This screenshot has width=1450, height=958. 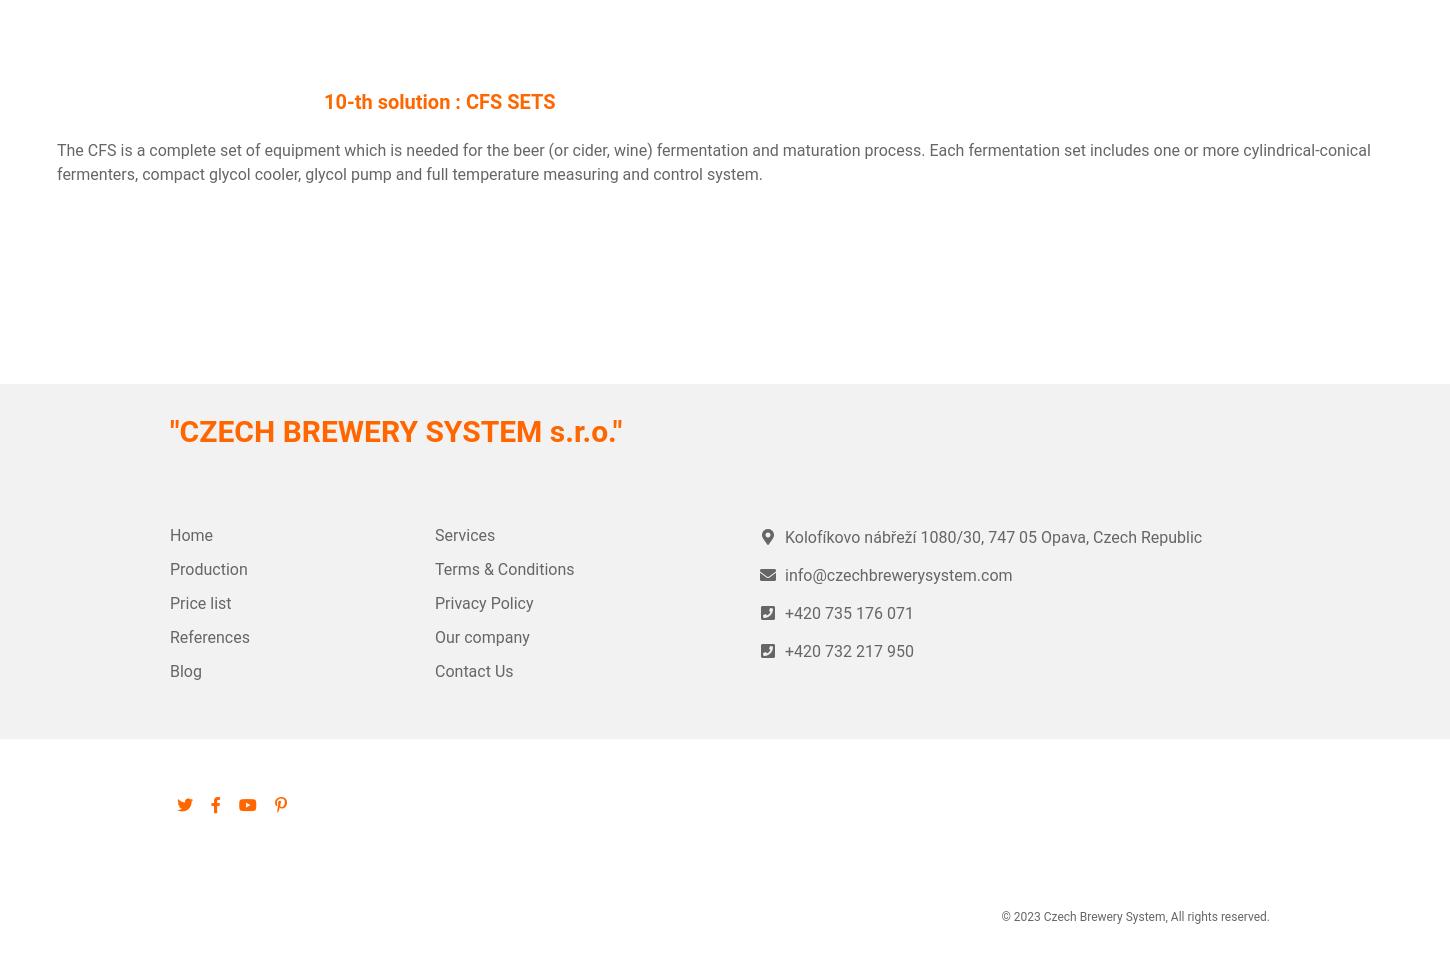 What do you see at coordinates (785, 650) in the screenshot?
I see `'+420 732 217 950'` at bounding box center [785, 650].